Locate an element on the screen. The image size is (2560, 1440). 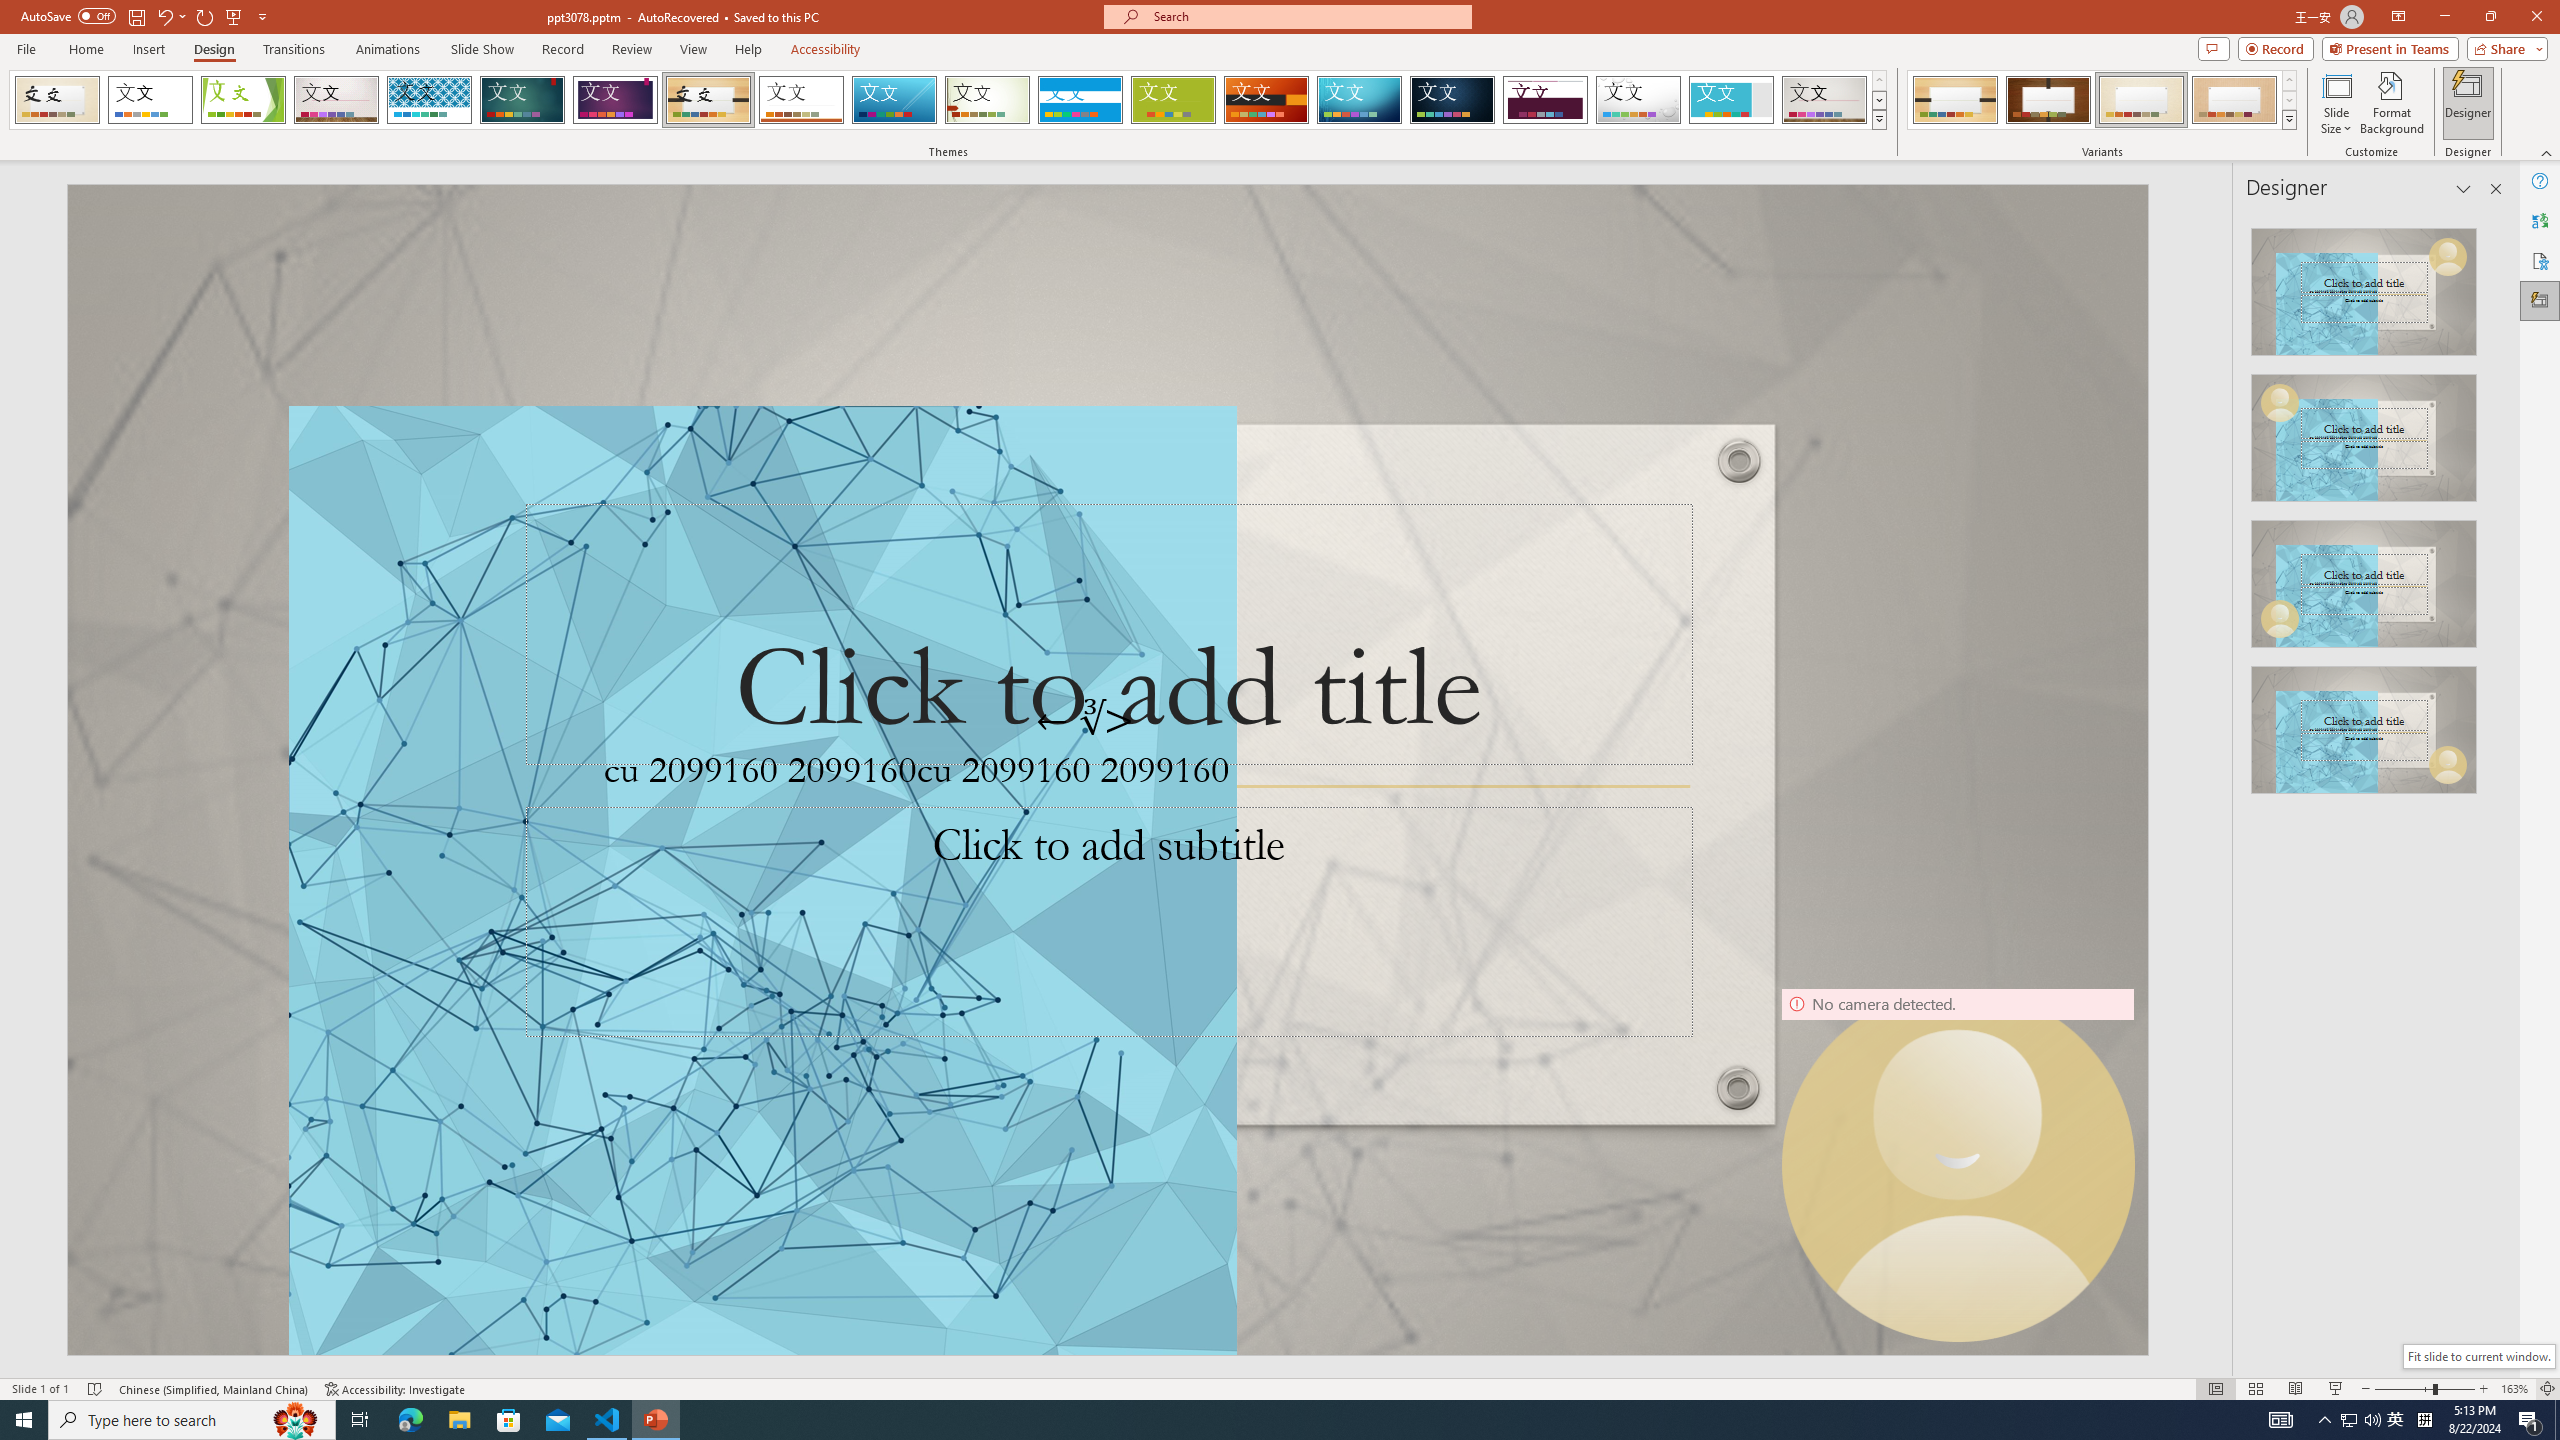
'Animations' is located at coordinates (387, 49).